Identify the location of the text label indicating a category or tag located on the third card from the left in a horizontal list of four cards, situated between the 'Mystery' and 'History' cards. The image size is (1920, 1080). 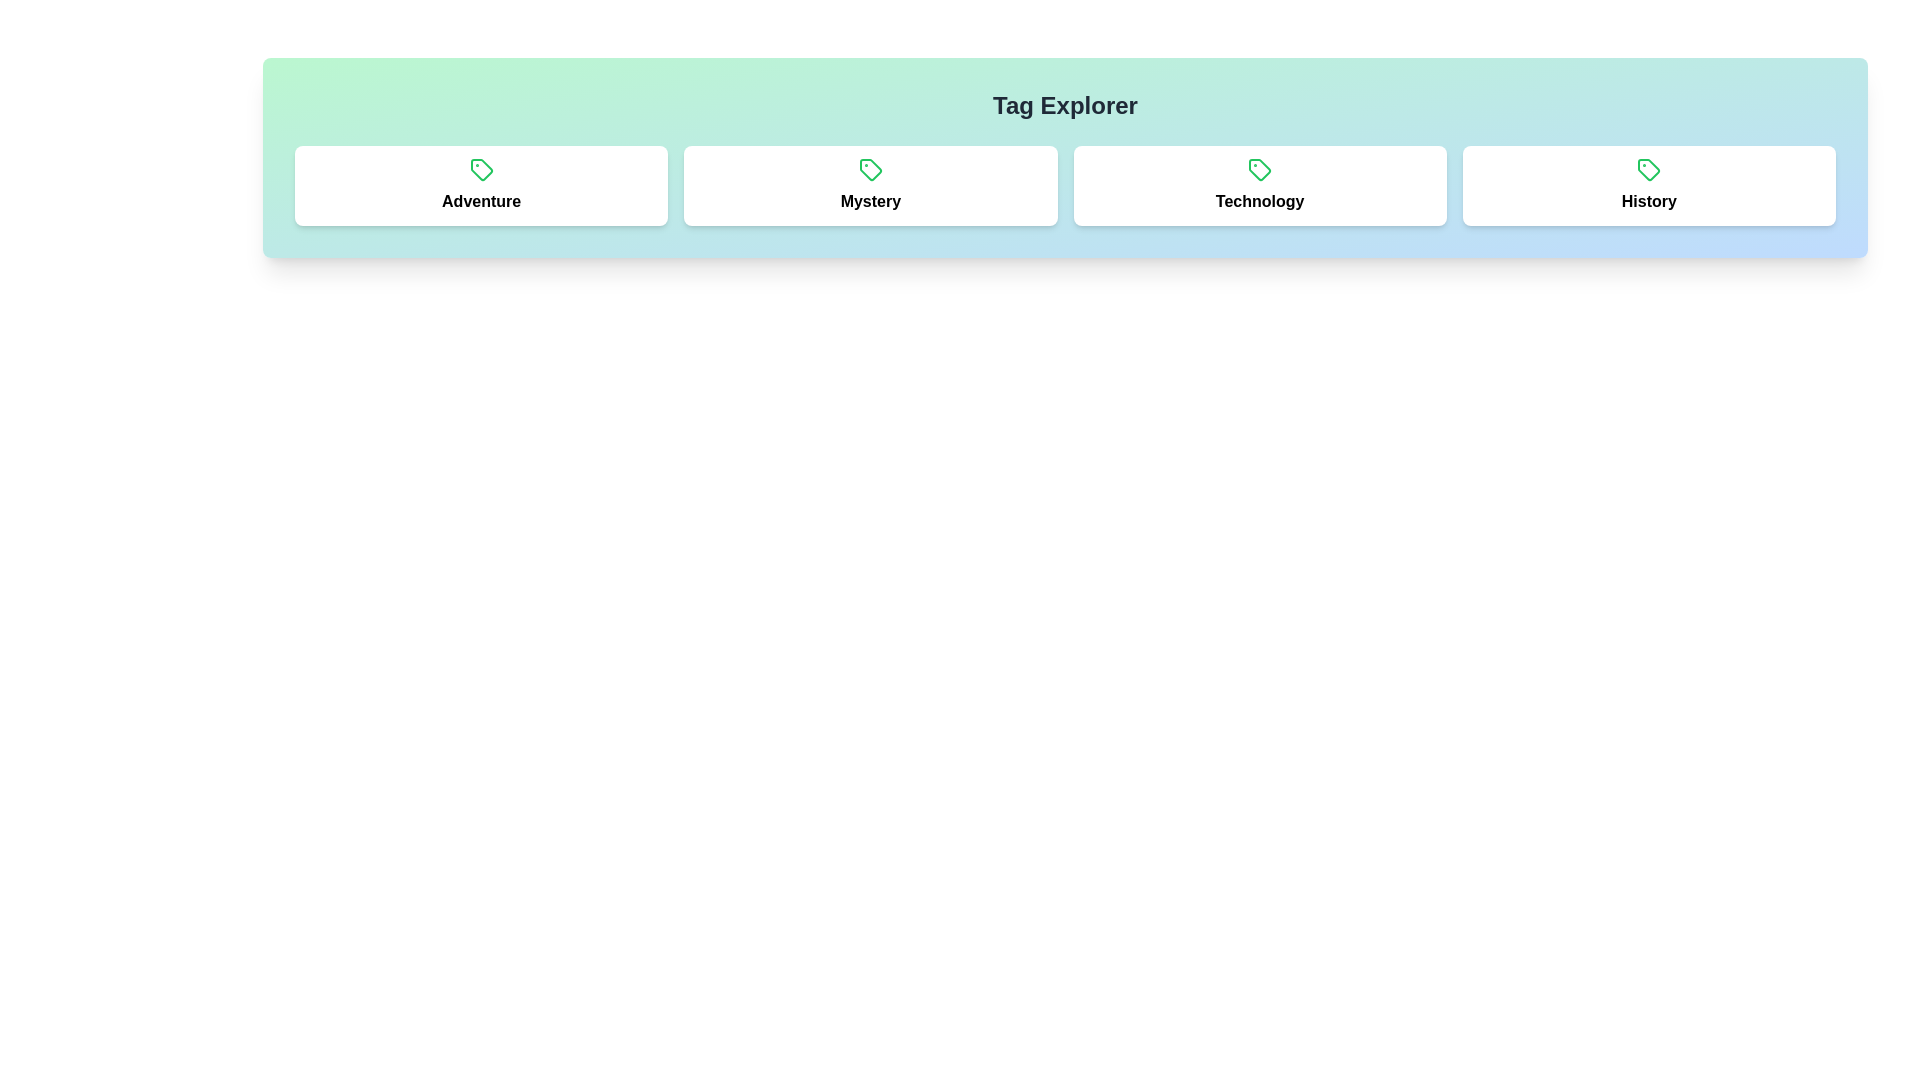
(1259, 201).